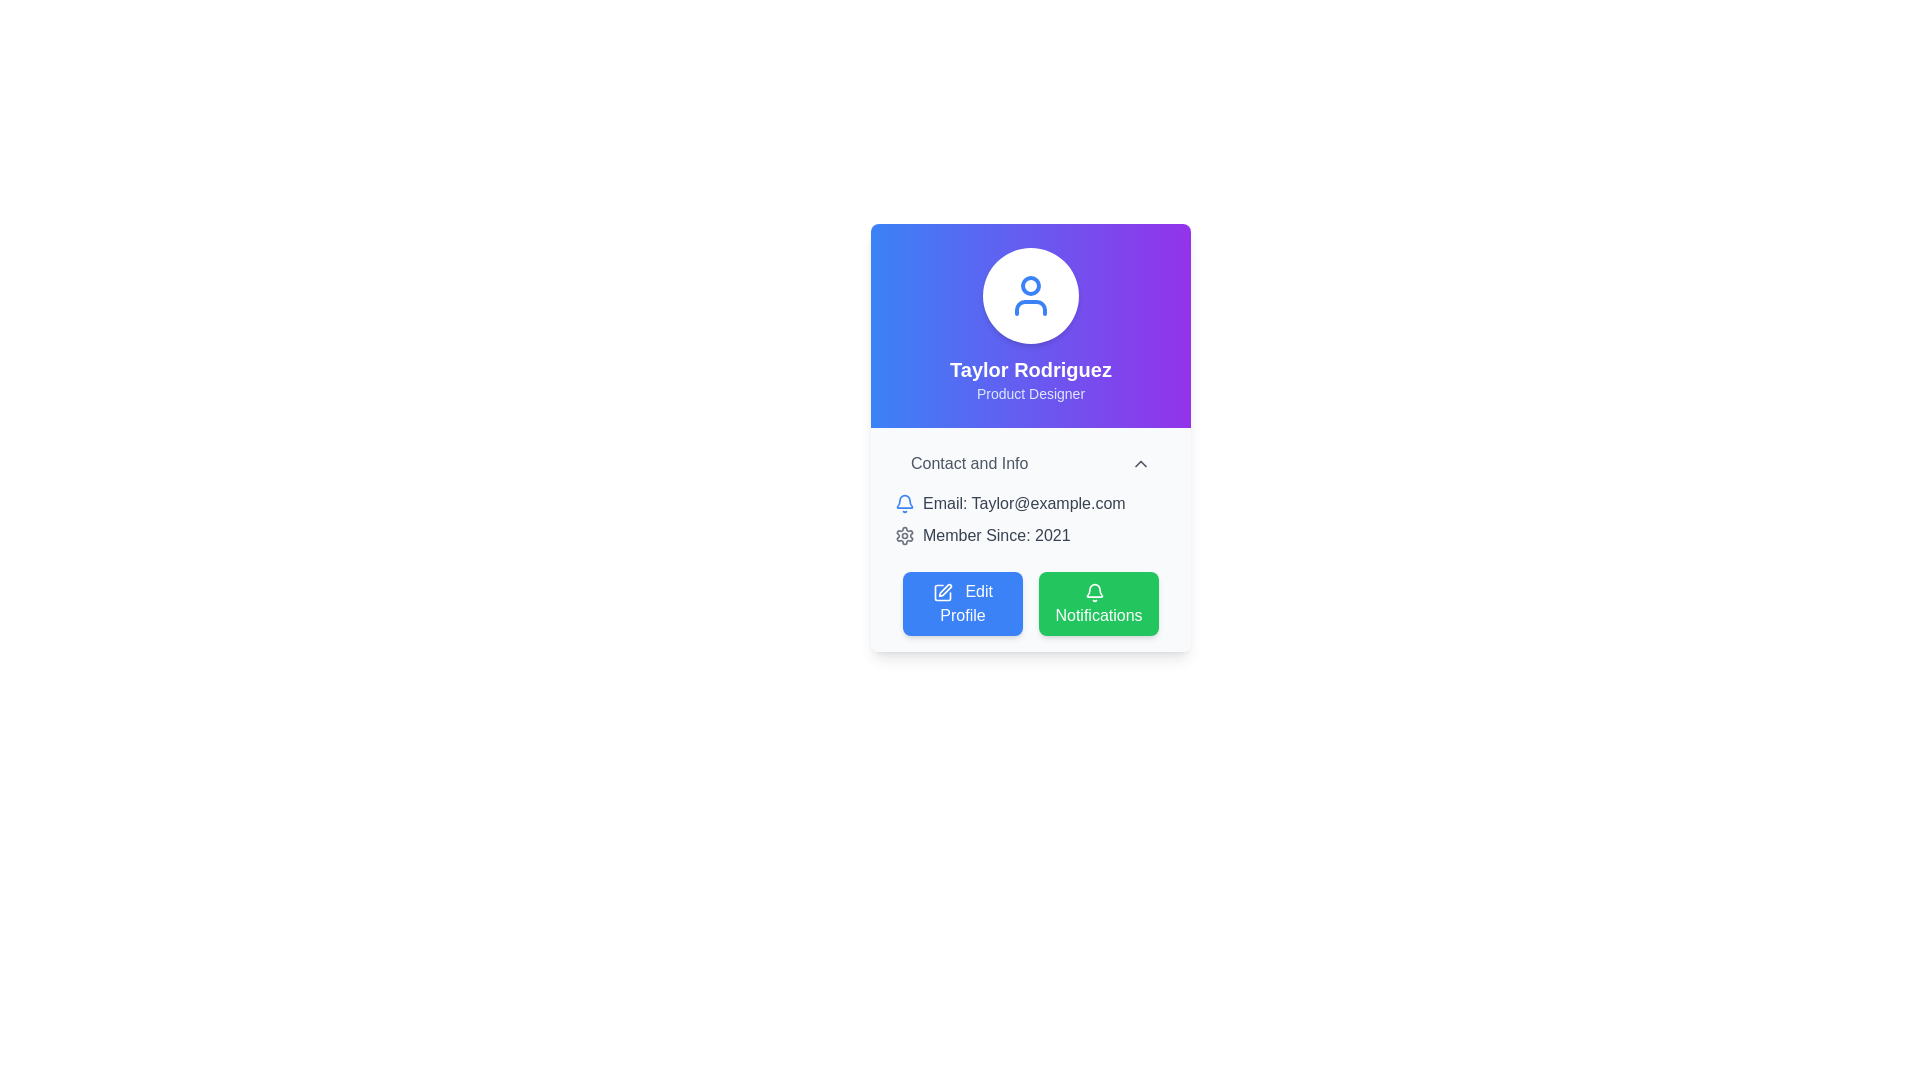  I want to click on informational text block that displays the user's contact email and membership joining year, located beneath the header 'Contact and Info' and above the buttons 'Edit Profile' and 'Notifications', so click(1031, 519).